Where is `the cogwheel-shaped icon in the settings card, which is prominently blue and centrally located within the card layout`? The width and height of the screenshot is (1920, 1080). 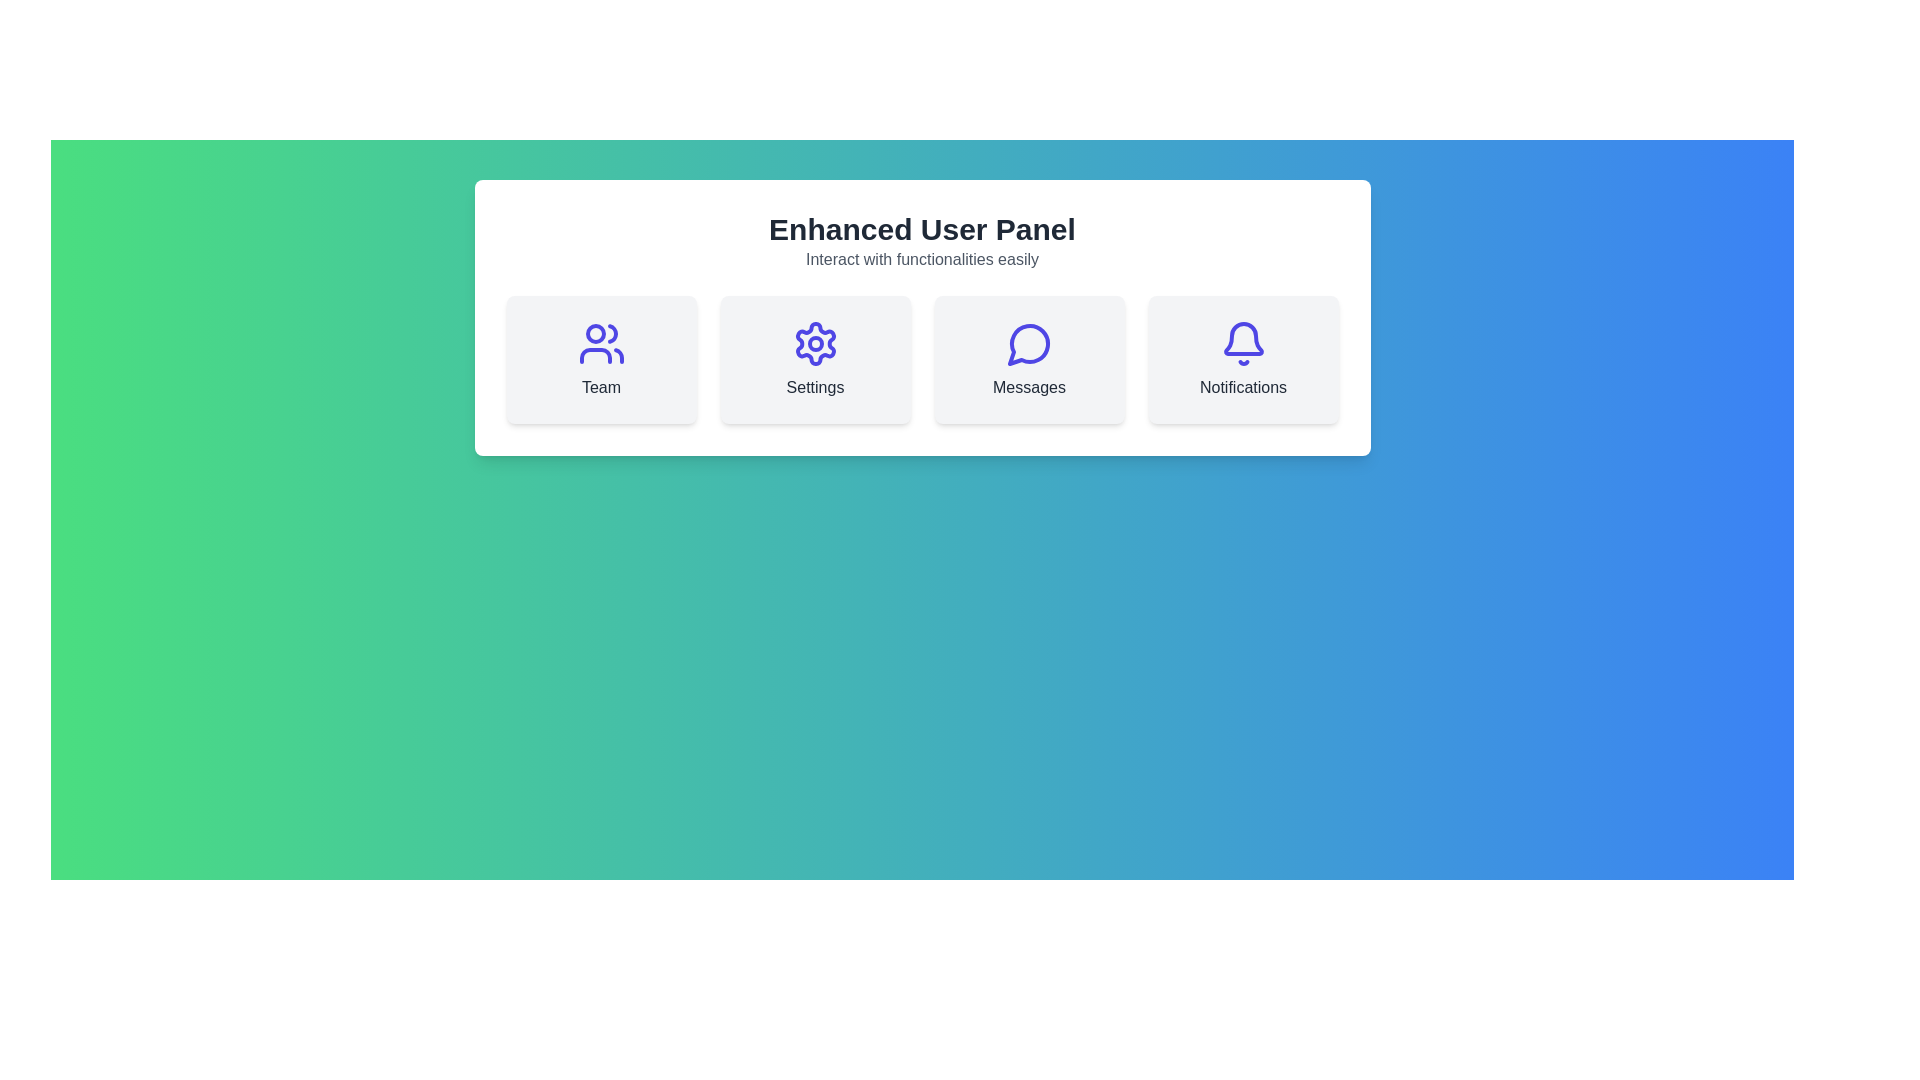 the cogwheel-shaped icon in the settings card, which is prominently blue and centrally located within the card layout is located at coordinates (815, 342).